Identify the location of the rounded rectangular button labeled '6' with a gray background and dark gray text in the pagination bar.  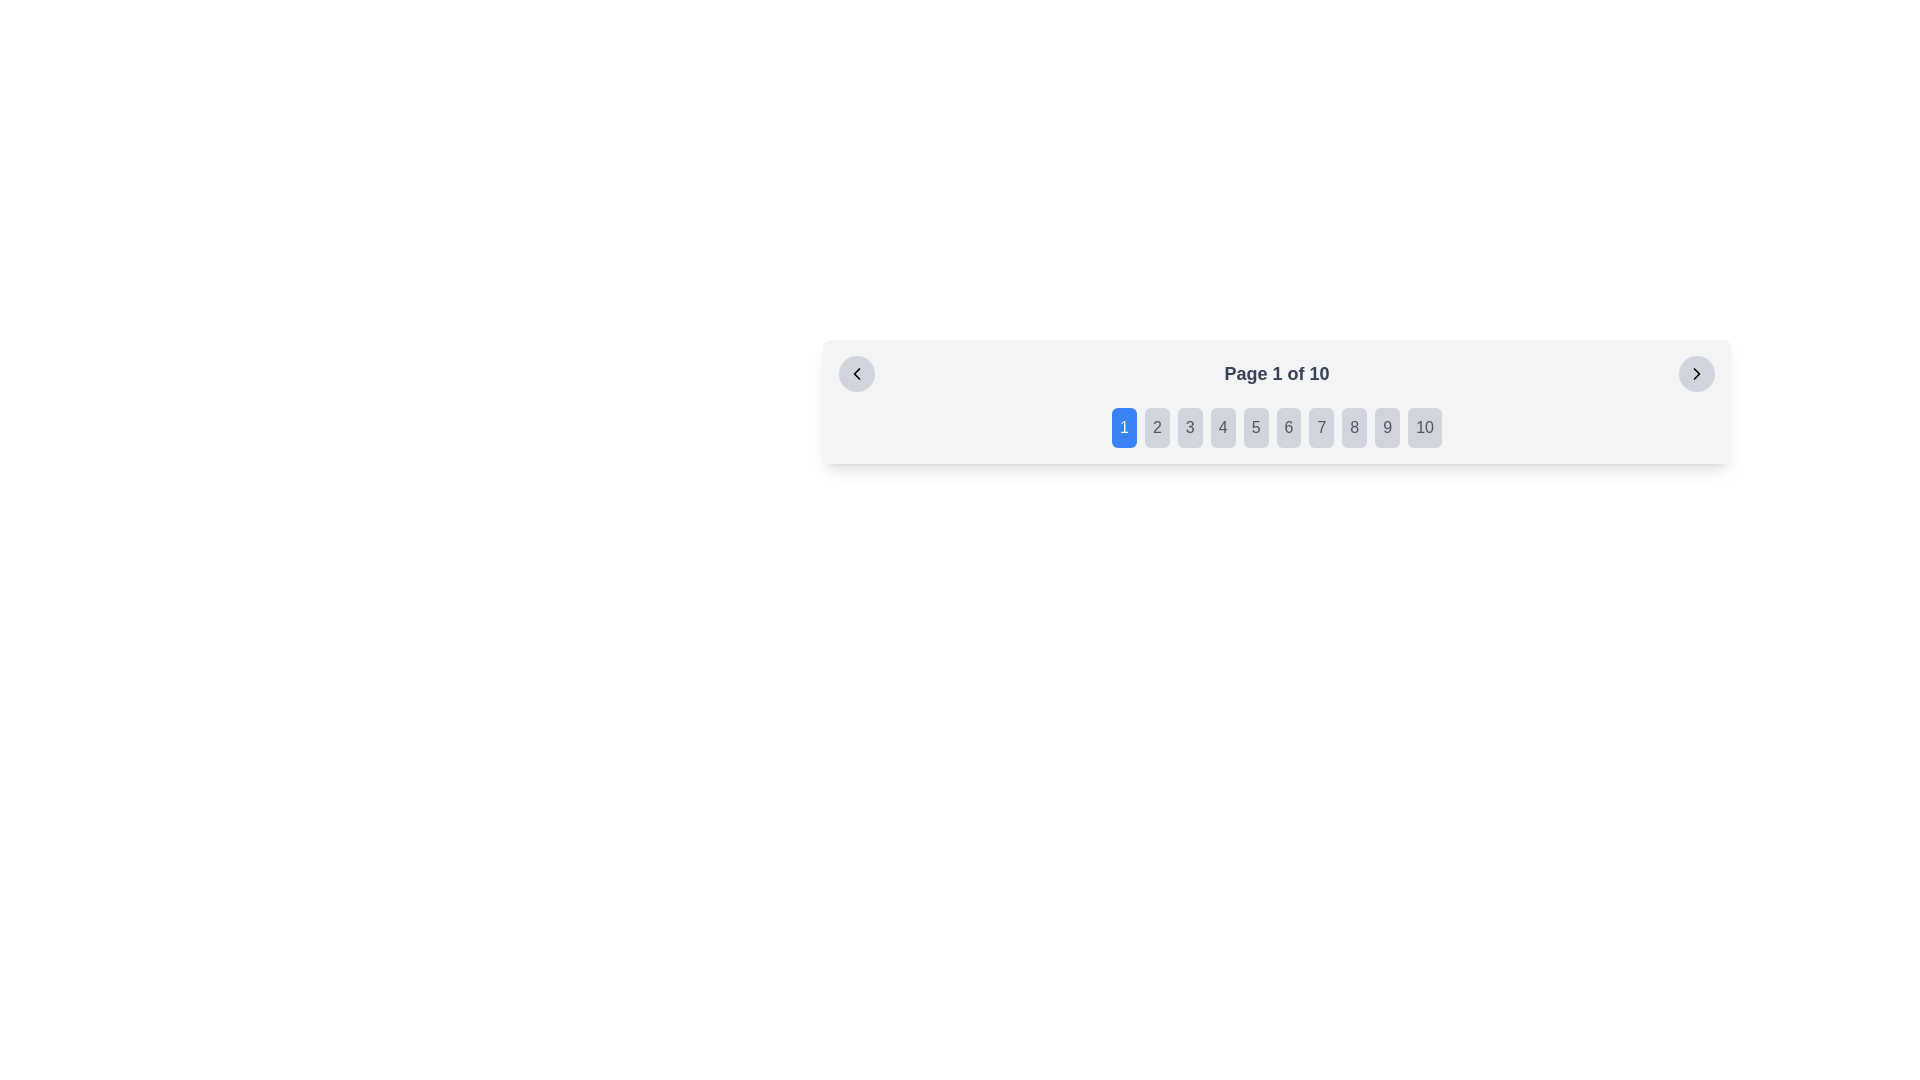
(1289, 427).